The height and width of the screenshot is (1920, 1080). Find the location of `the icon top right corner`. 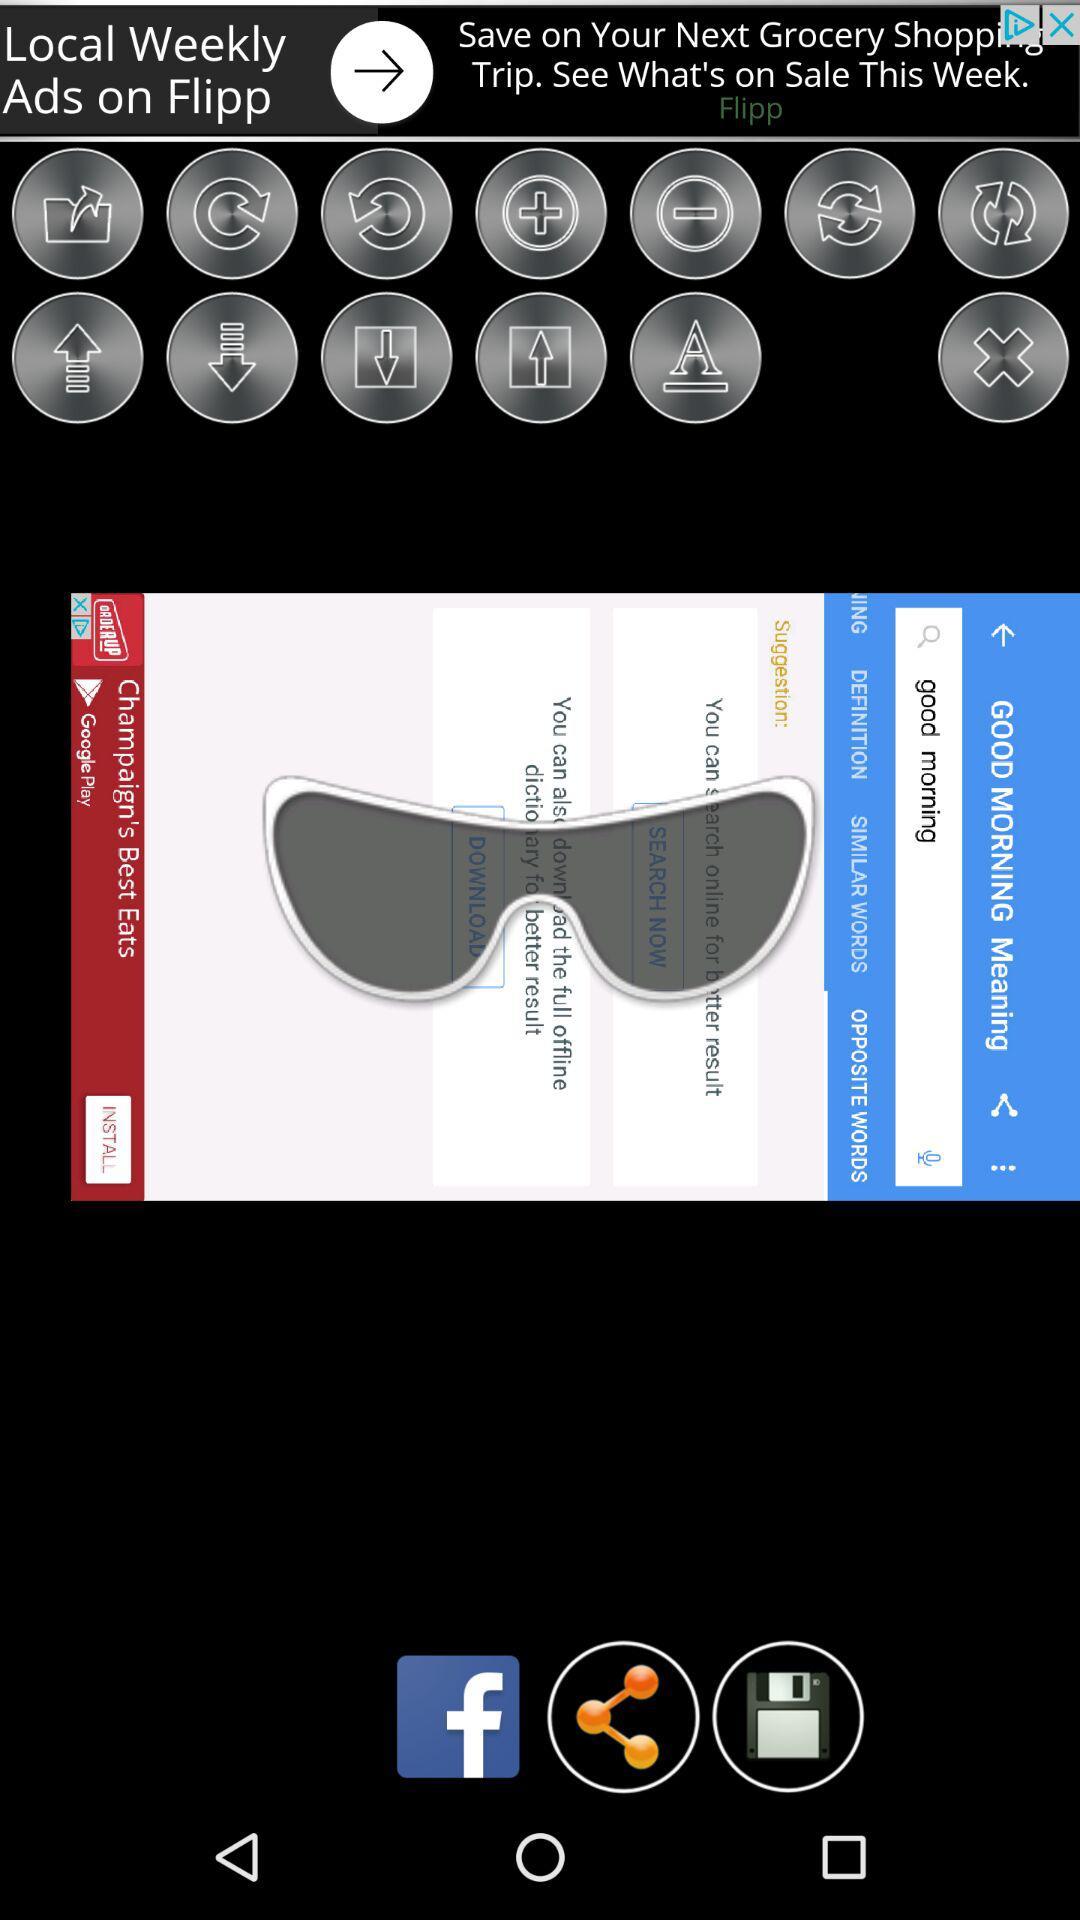

the icon top right corner is located at coordinates (1002, 213).